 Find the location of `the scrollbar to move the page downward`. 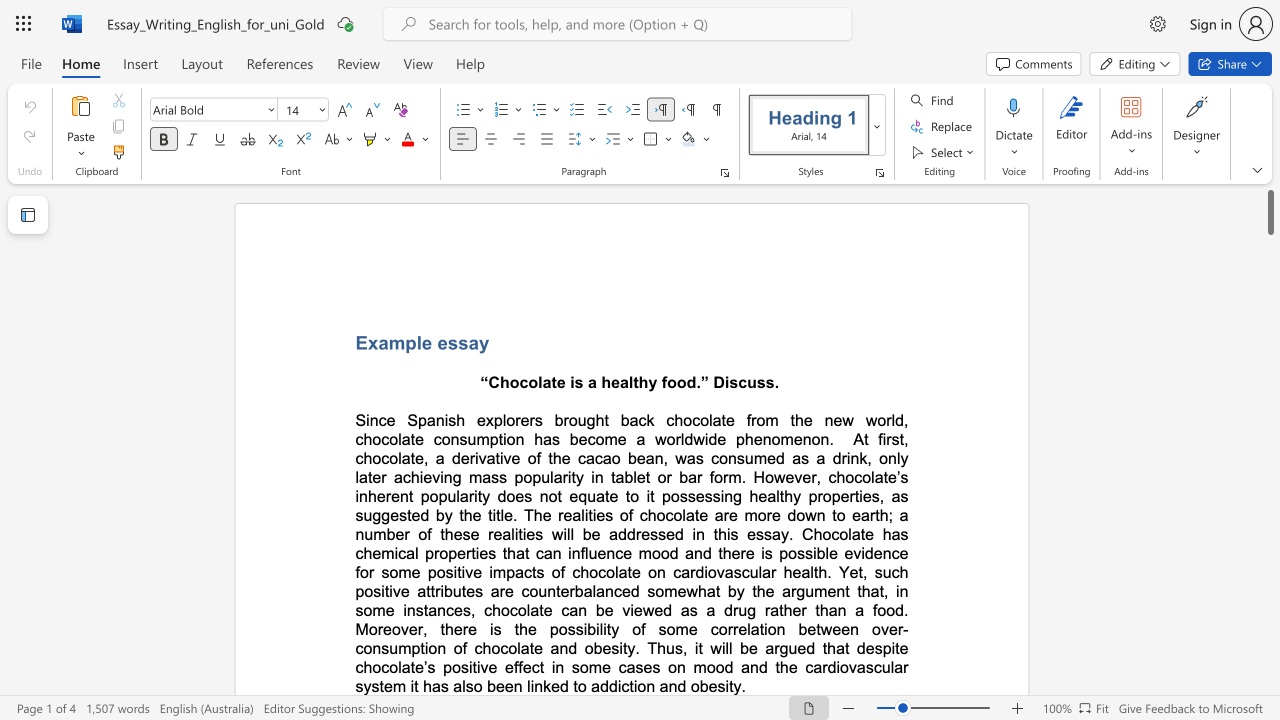

the scrollbar to move the page downward is located at coordinates (1269, 470).